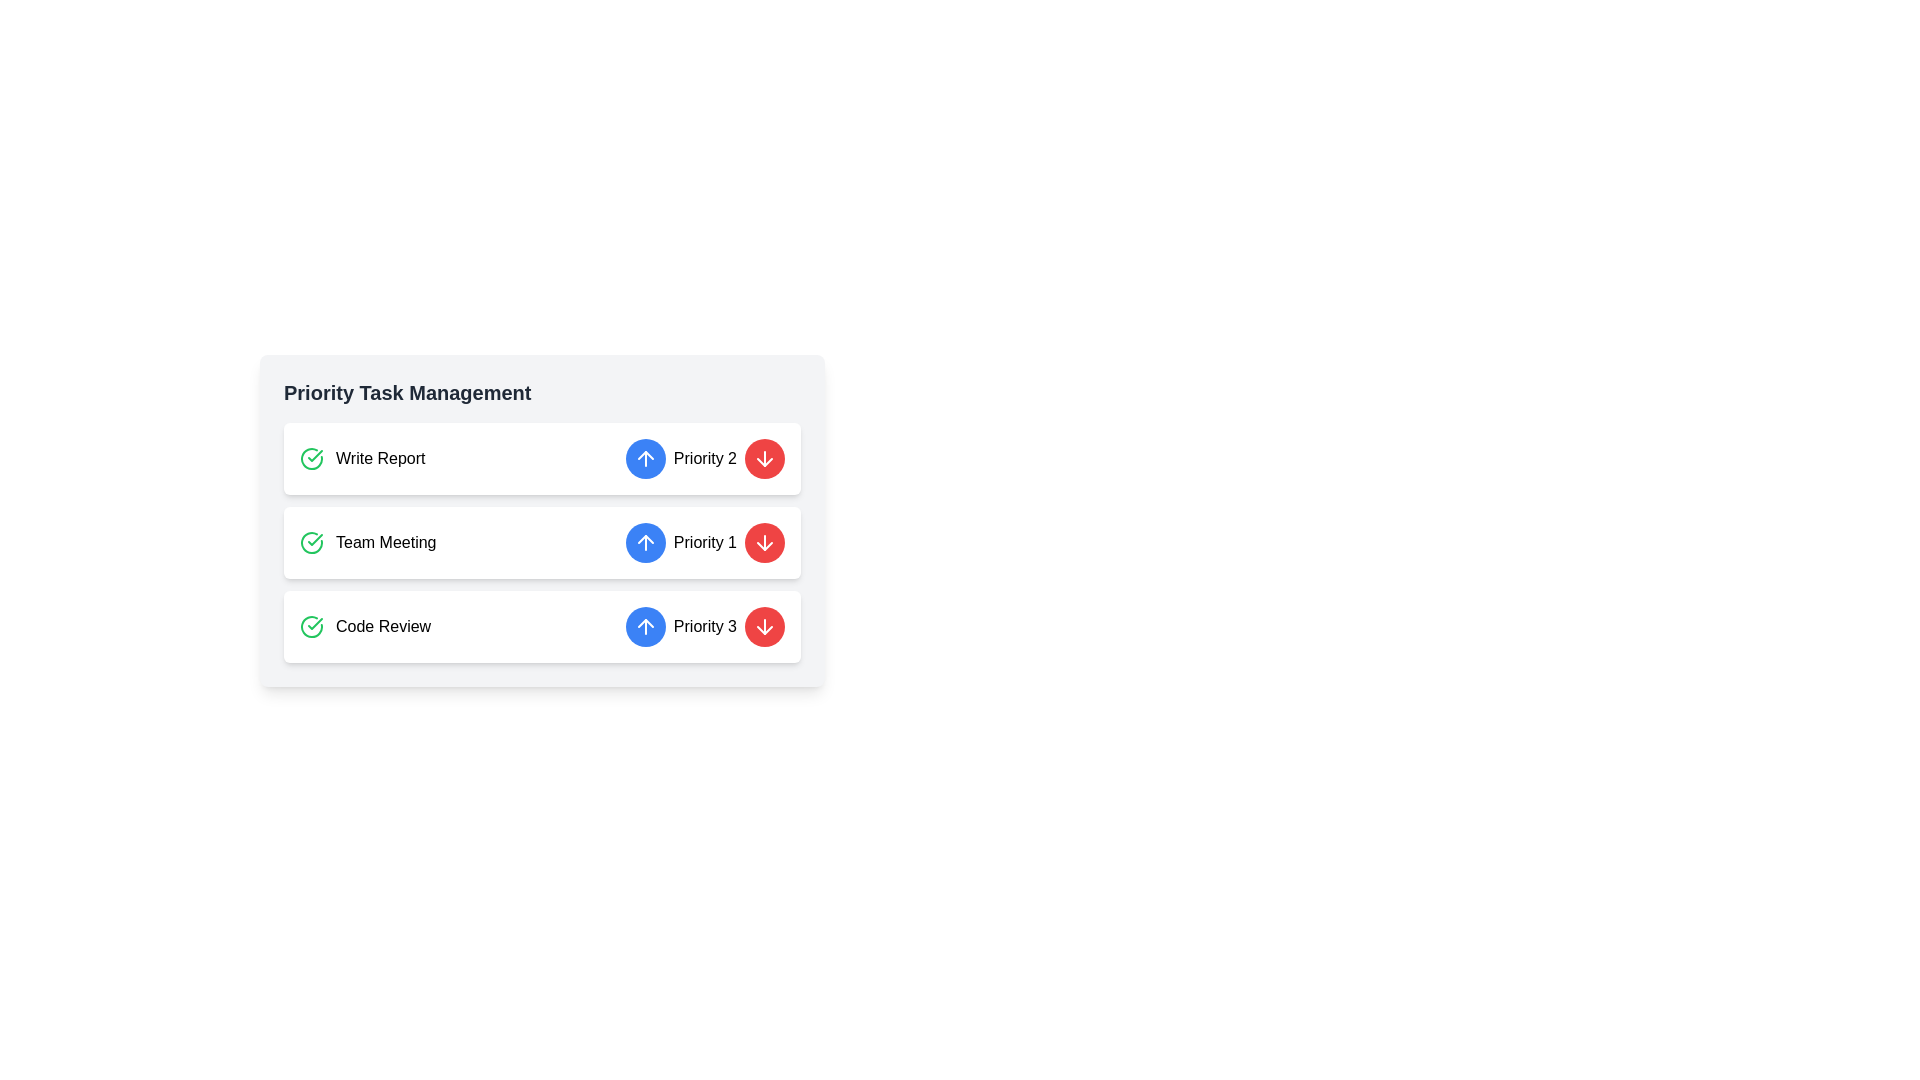 Image resolution: width=1920 pixels, height=1080 pixels. What do you see at coordinates (705, 626) in the screenshot?
I see `the static text label that displays 'Priority 3', located between a blue circular button with an upward arrow and a red circular button with a downward arrow in the third item of a vertical task list` at bounding box center [705, 626].